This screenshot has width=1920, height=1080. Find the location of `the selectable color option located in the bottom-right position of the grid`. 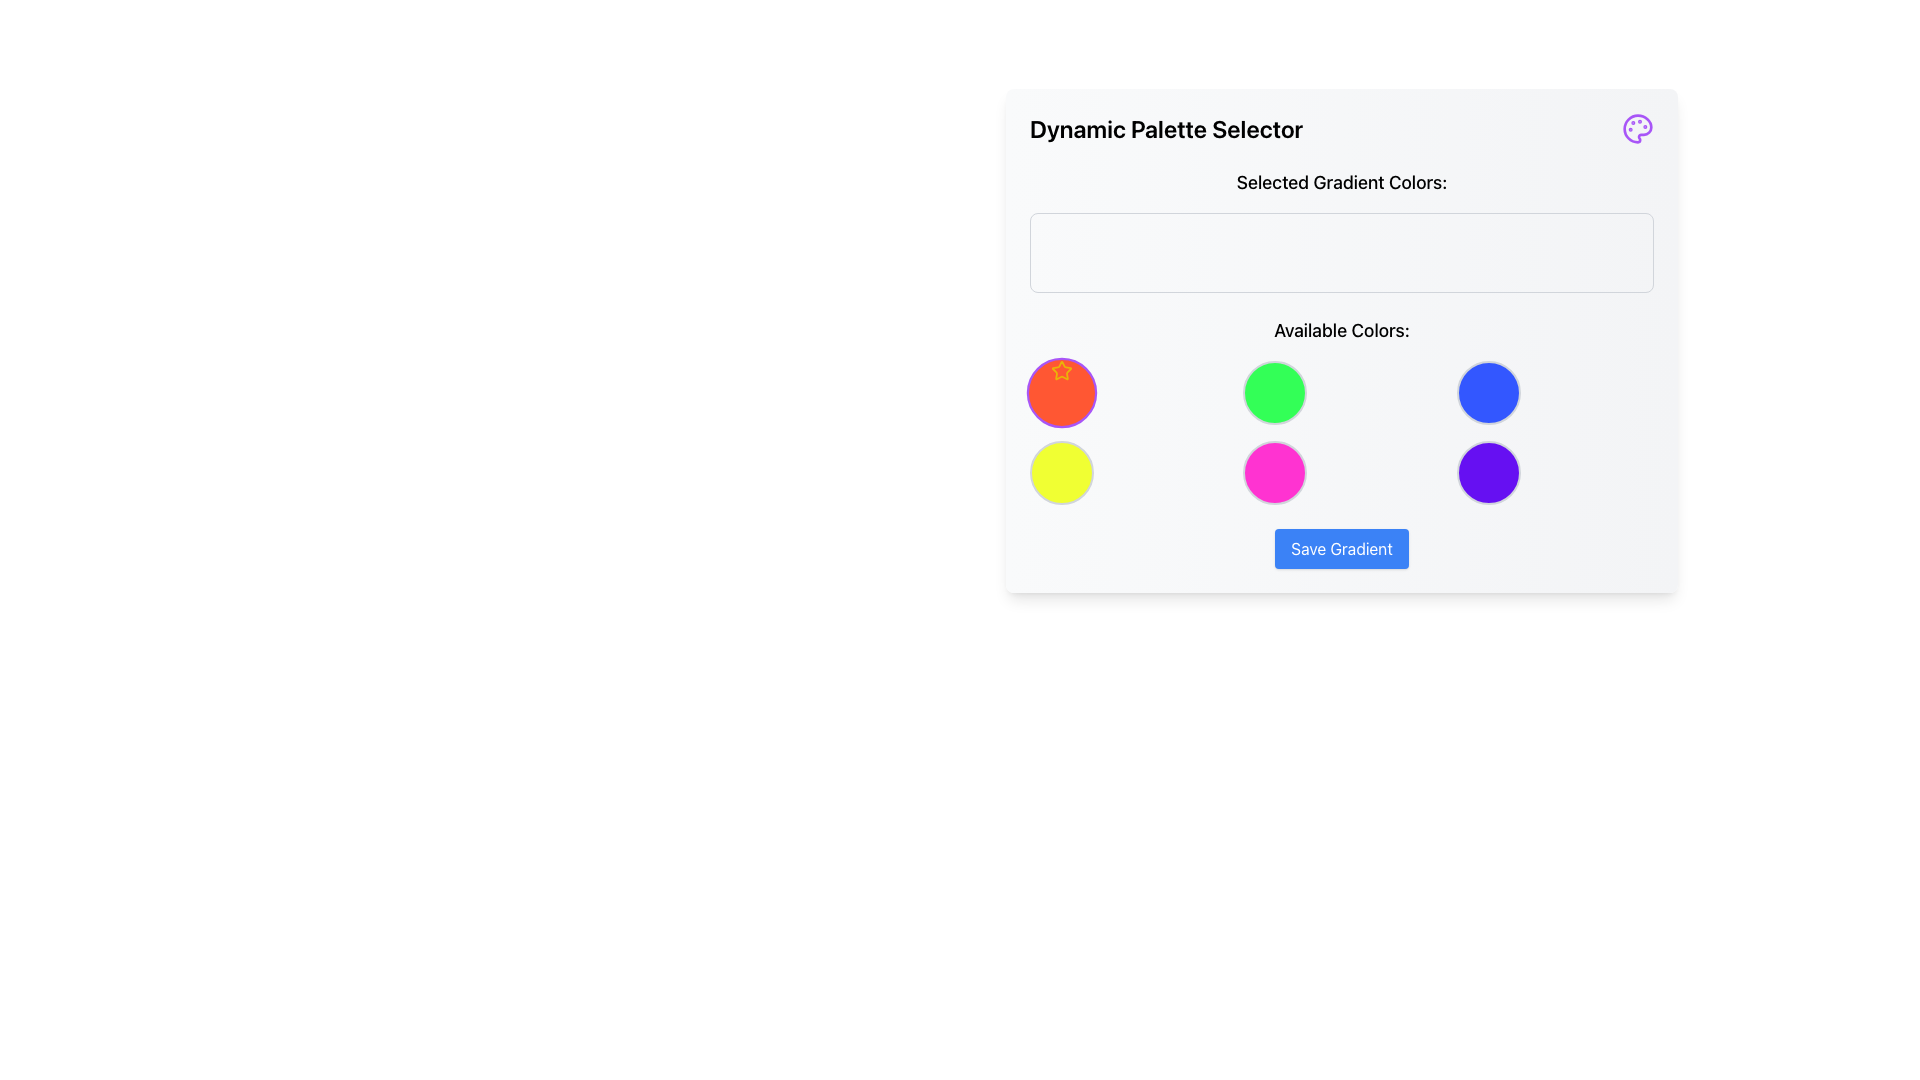

the selectable color option located in the bottom-right position of the grid is located at coordinates (1488, 473).